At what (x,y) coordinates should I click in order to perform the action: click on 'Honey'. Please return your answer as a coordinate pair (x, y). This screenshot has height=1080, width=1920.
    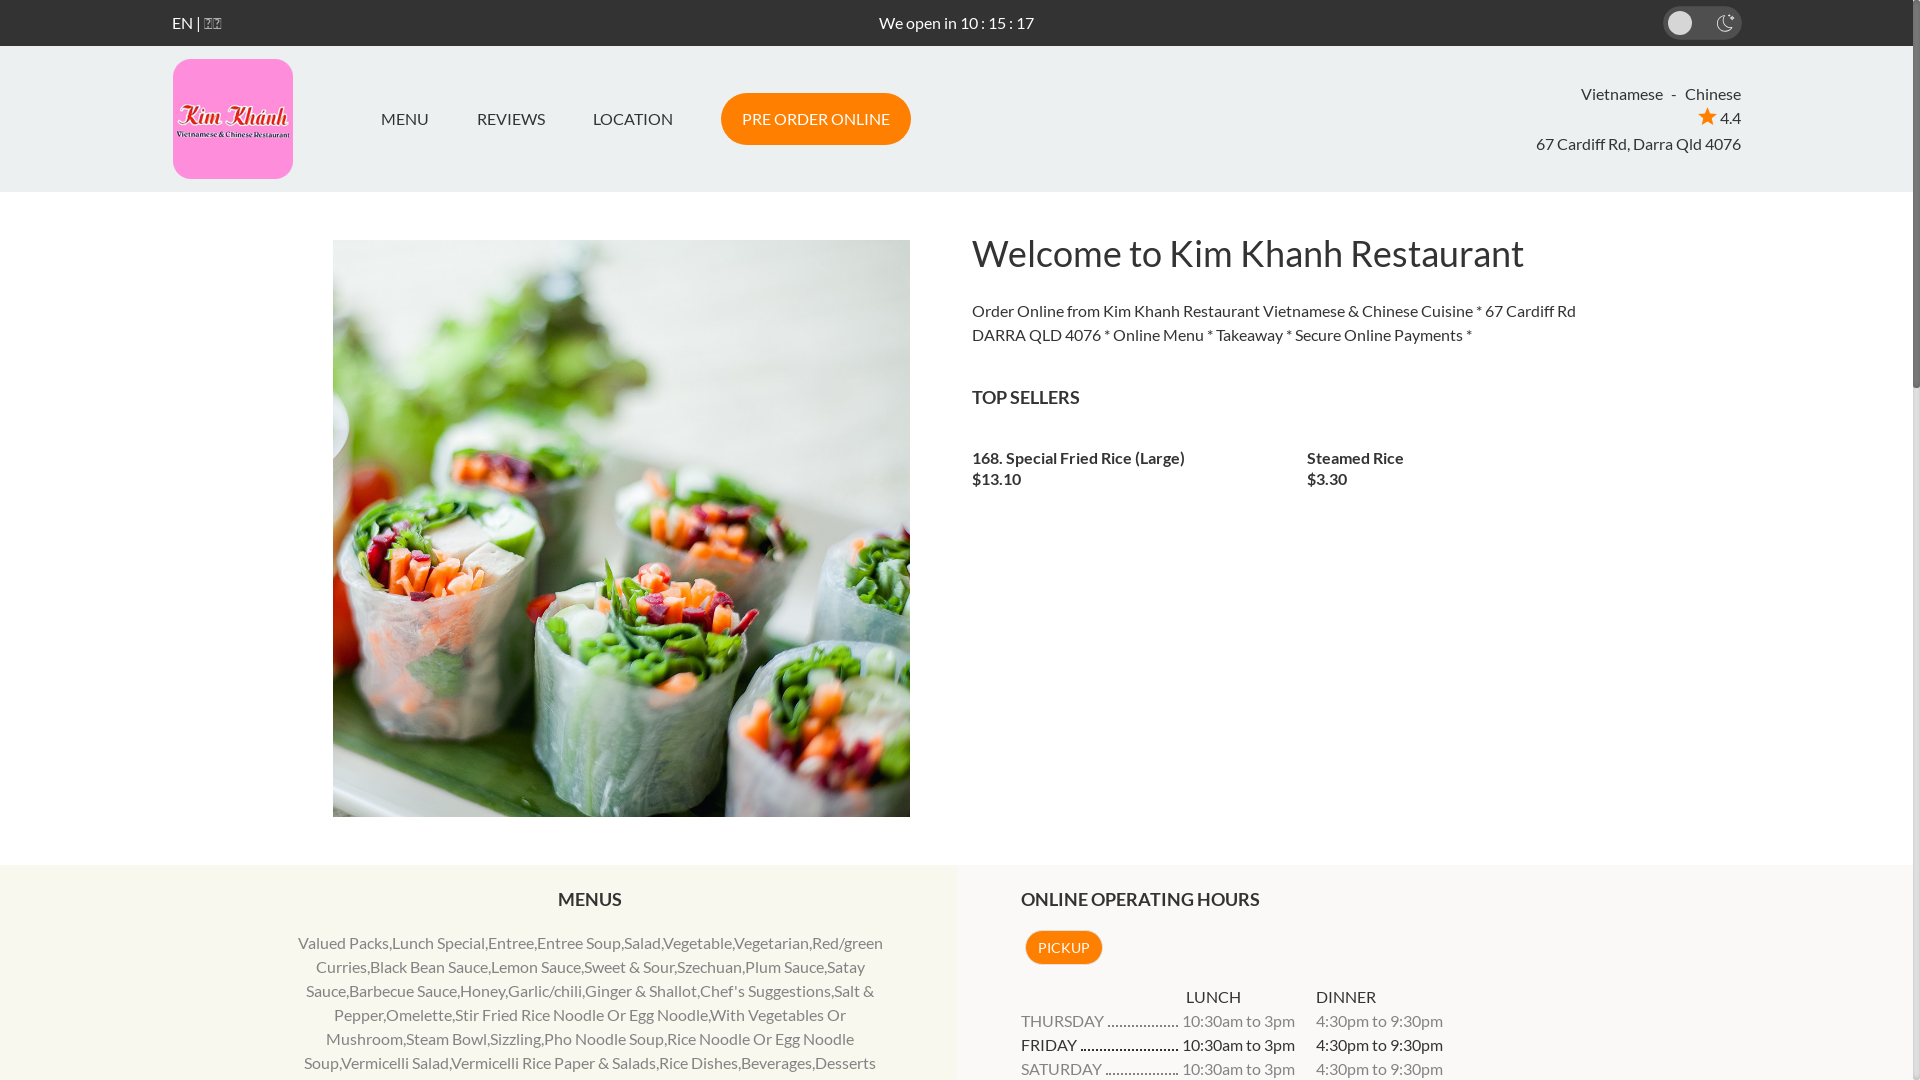
    Looking at the image, I should click on (482, 990).